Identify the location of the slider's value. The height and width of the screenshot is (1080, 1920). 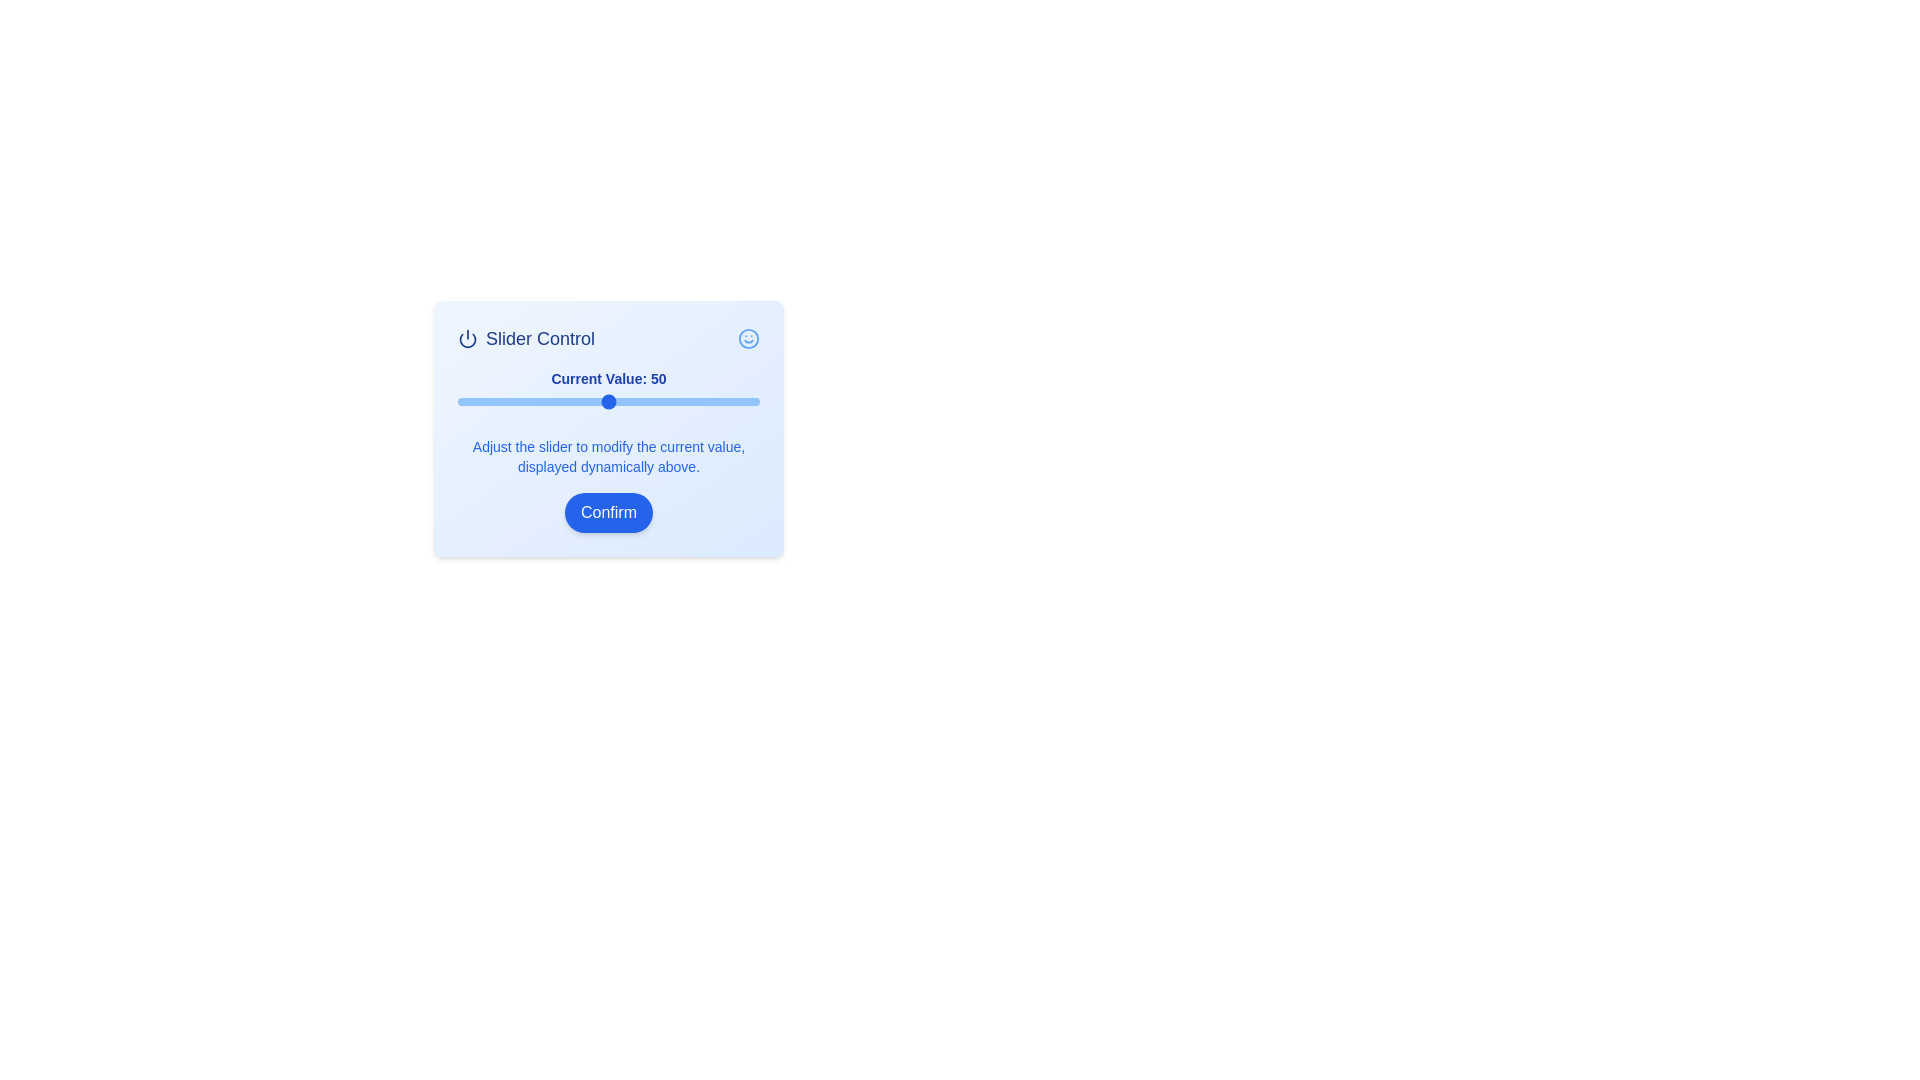
(485, 401).